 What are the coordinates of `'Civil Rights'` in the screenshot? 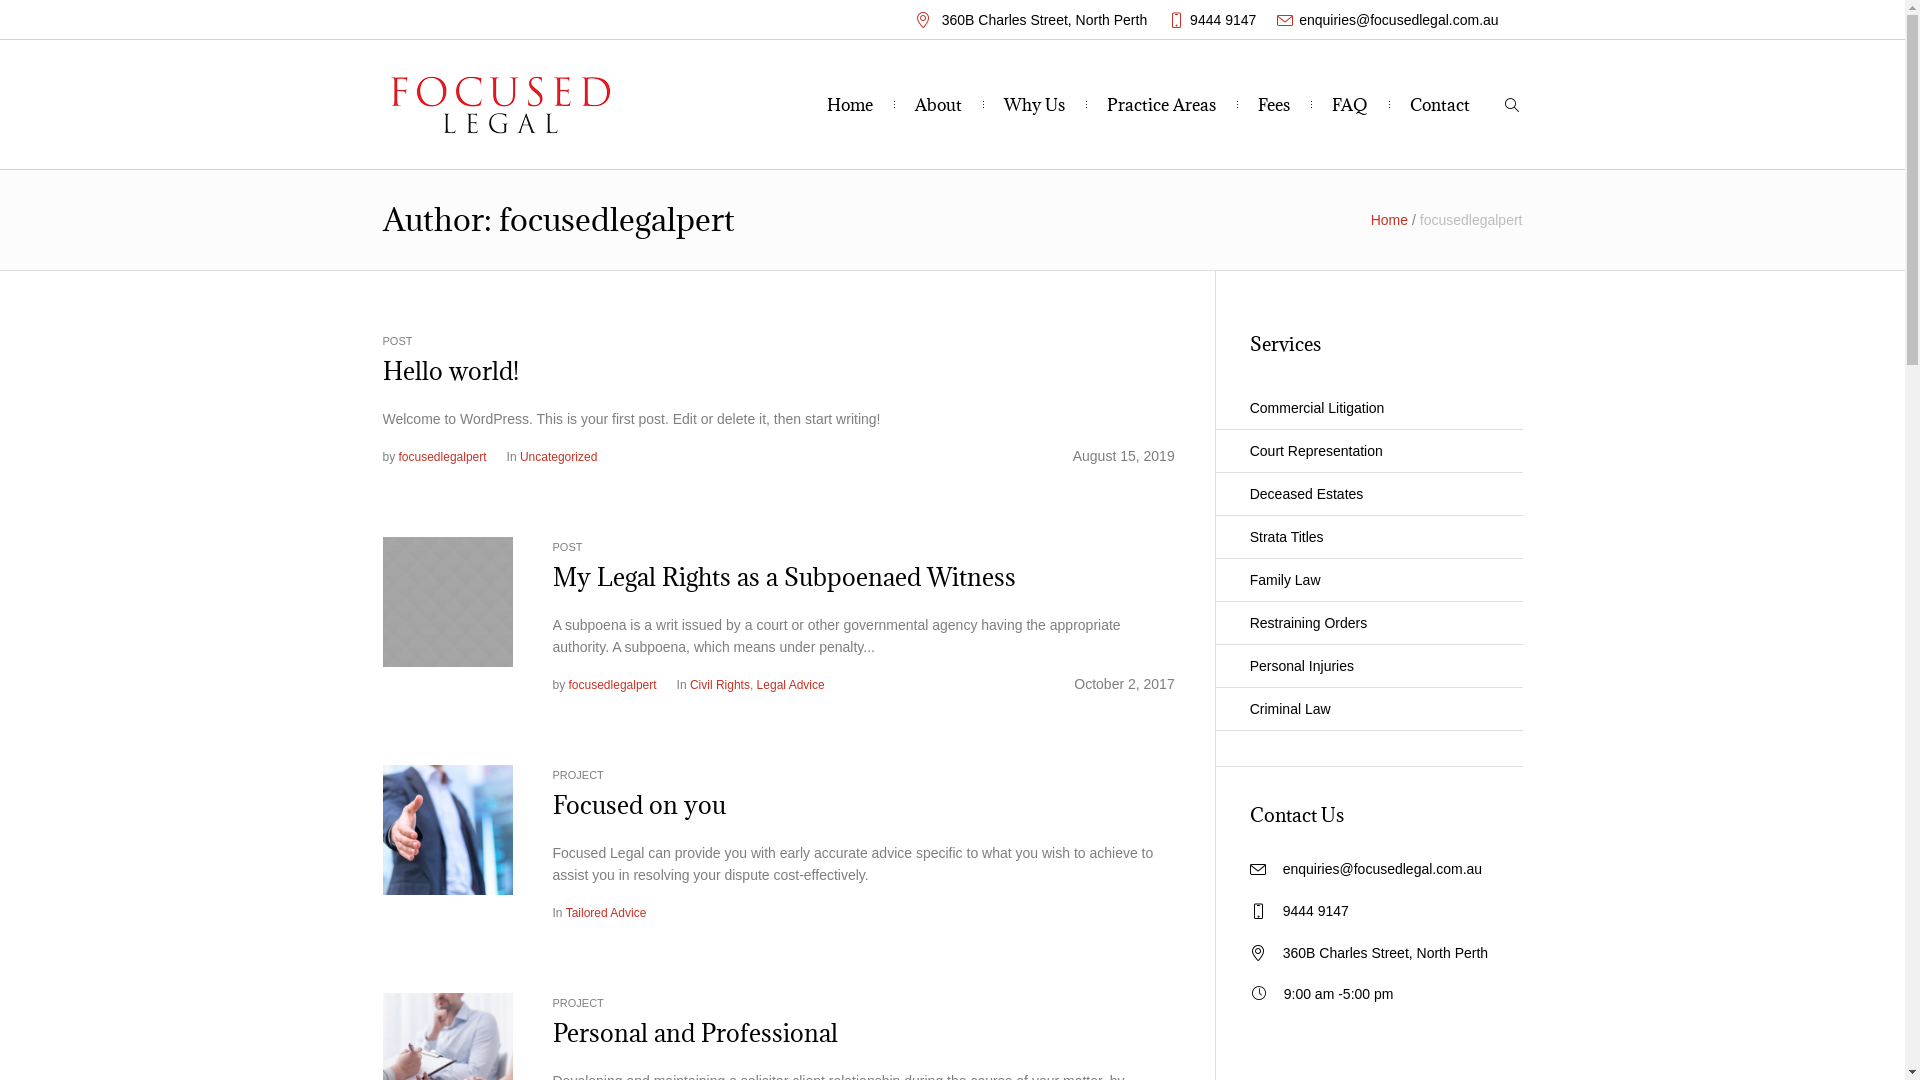 It's located at (720, 684).